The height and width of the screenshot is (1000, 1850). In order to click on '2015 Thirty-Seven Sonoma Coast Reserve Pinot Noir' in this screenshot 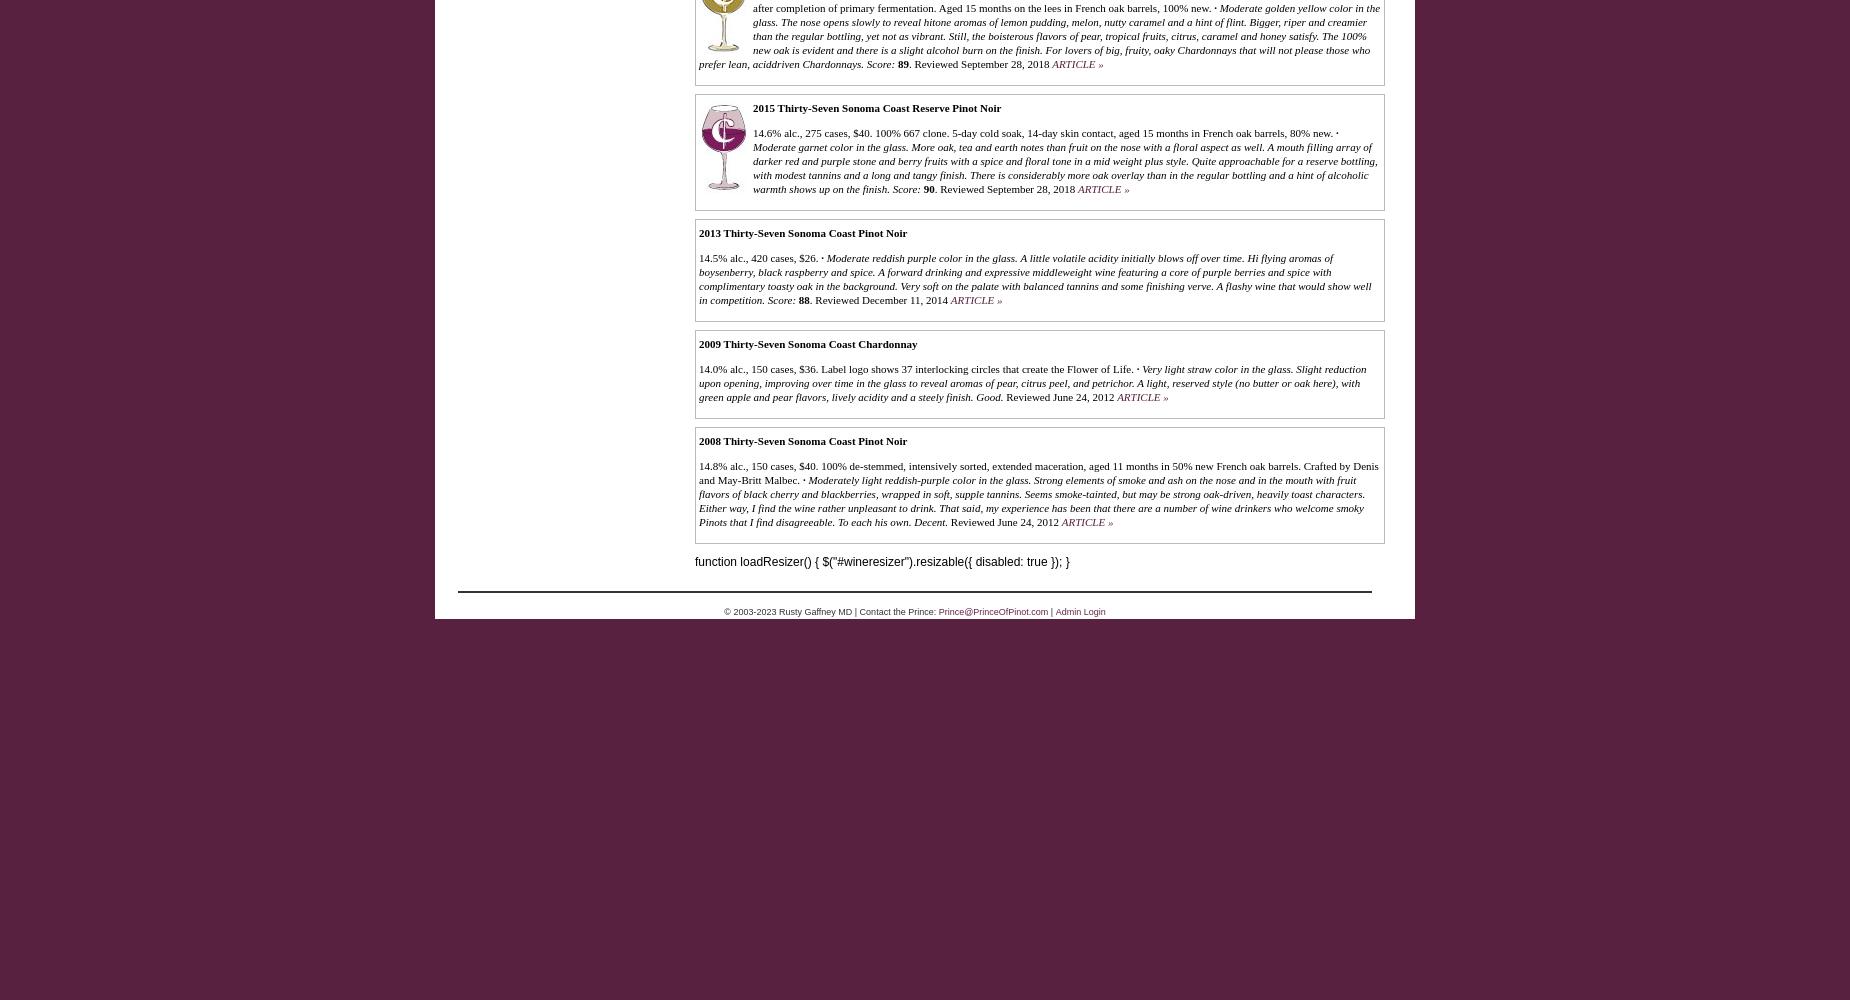, I will do `click(877, 106)`.